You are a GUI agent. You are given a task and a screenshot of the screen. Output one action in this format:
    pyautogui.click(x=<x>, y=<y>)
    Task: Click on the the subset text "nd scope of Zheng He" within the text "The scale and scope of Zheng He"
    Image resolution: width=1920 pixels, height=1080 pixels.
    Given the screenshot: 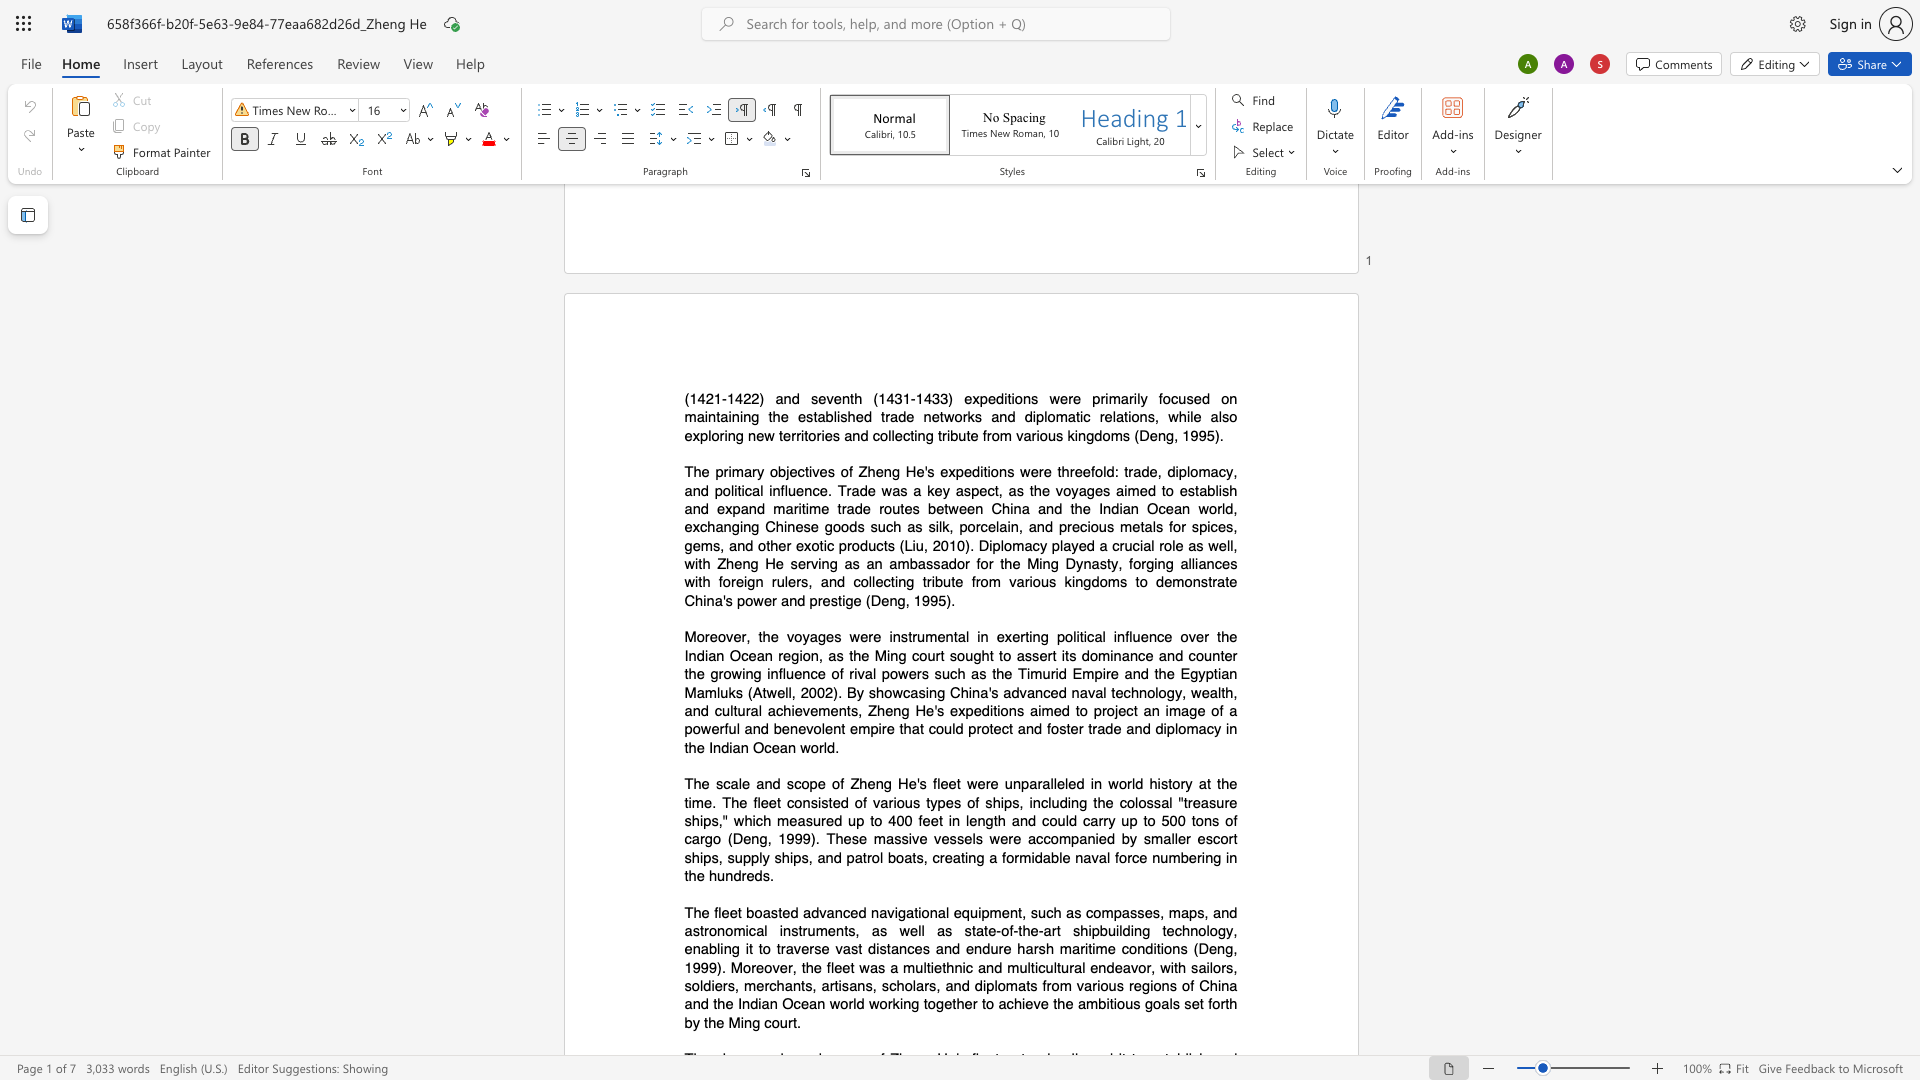 What is the action you would take?
    pyautogui.click(x=763, y=783)
    